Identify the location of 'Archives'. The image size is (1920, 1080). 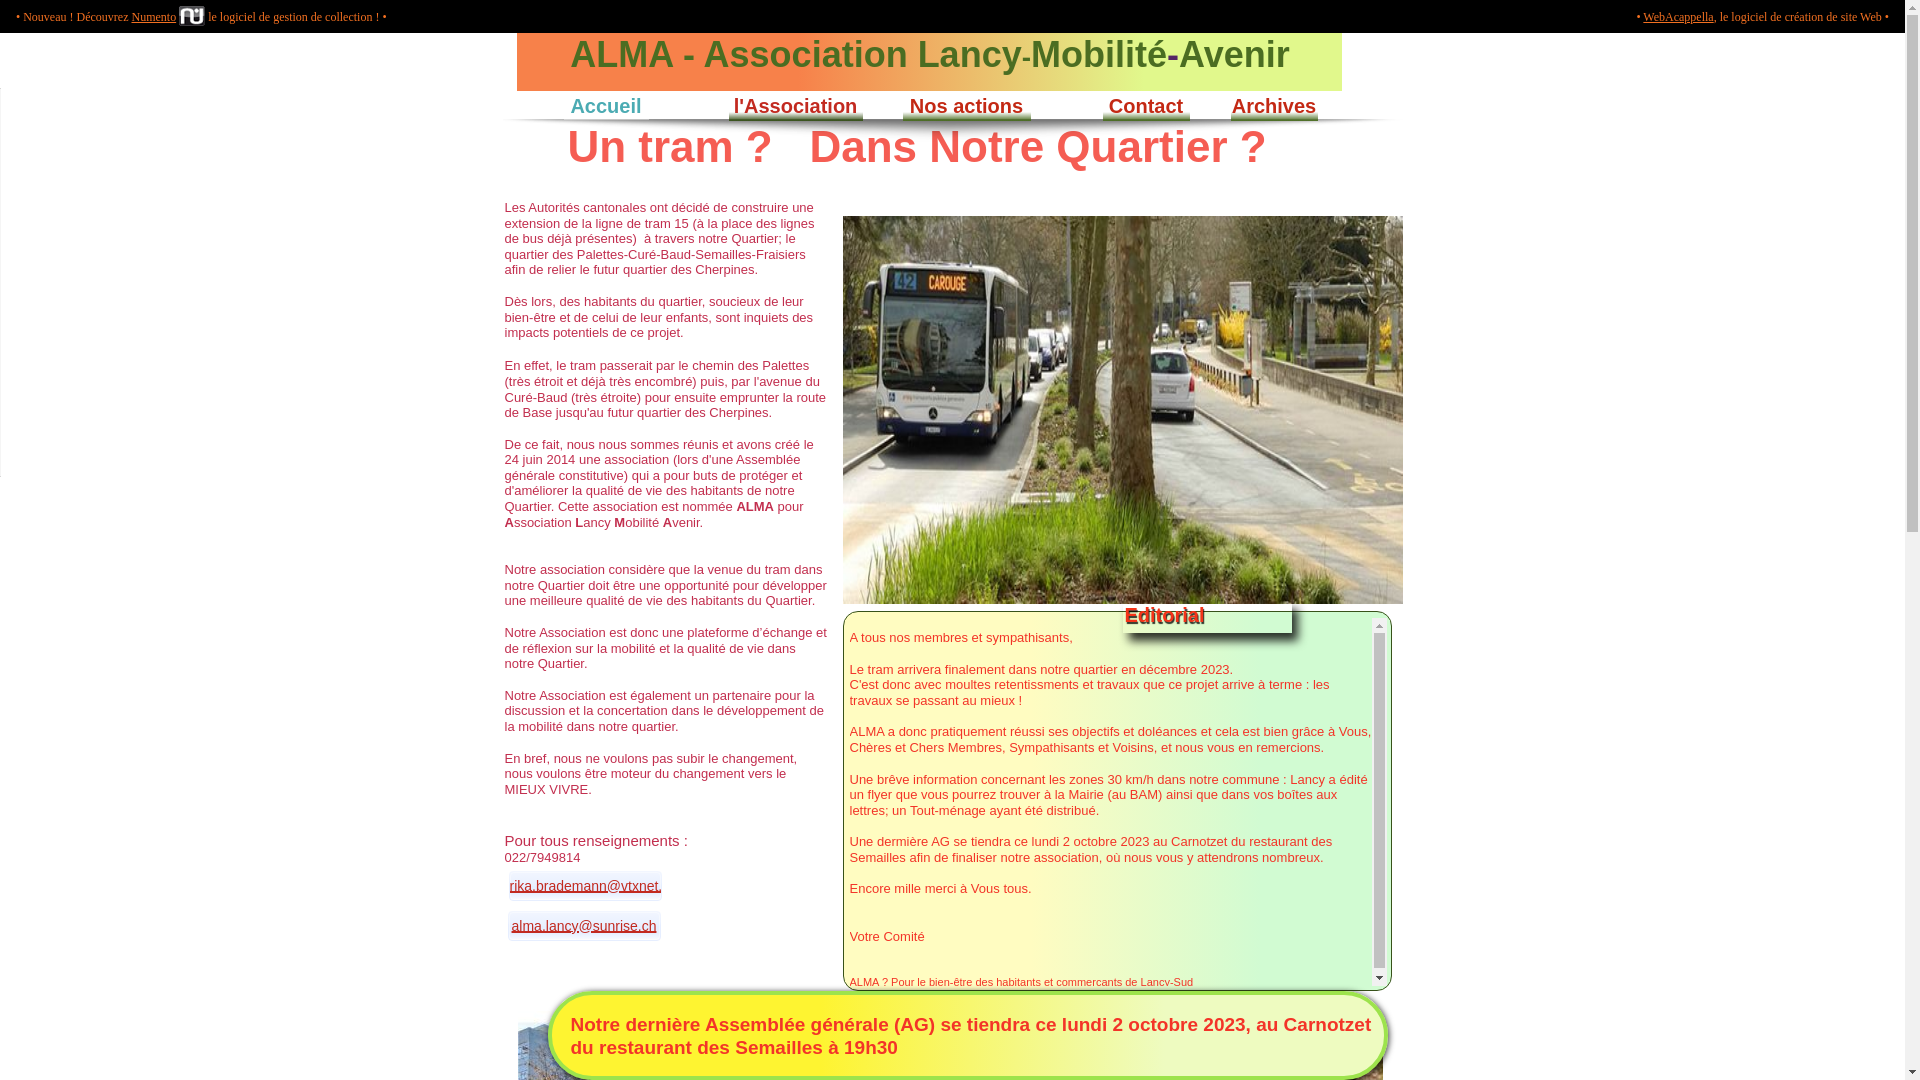
(1273, 104).